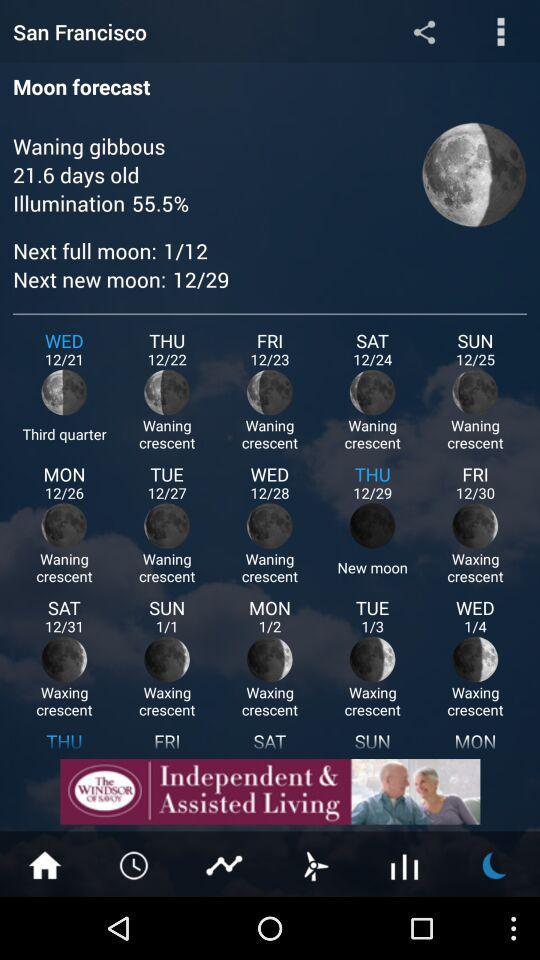 The image size is (540, 960). What do you see at coordinates (423, 30) in the screenshot?
I see `share data` at bounding box center [423, 30].